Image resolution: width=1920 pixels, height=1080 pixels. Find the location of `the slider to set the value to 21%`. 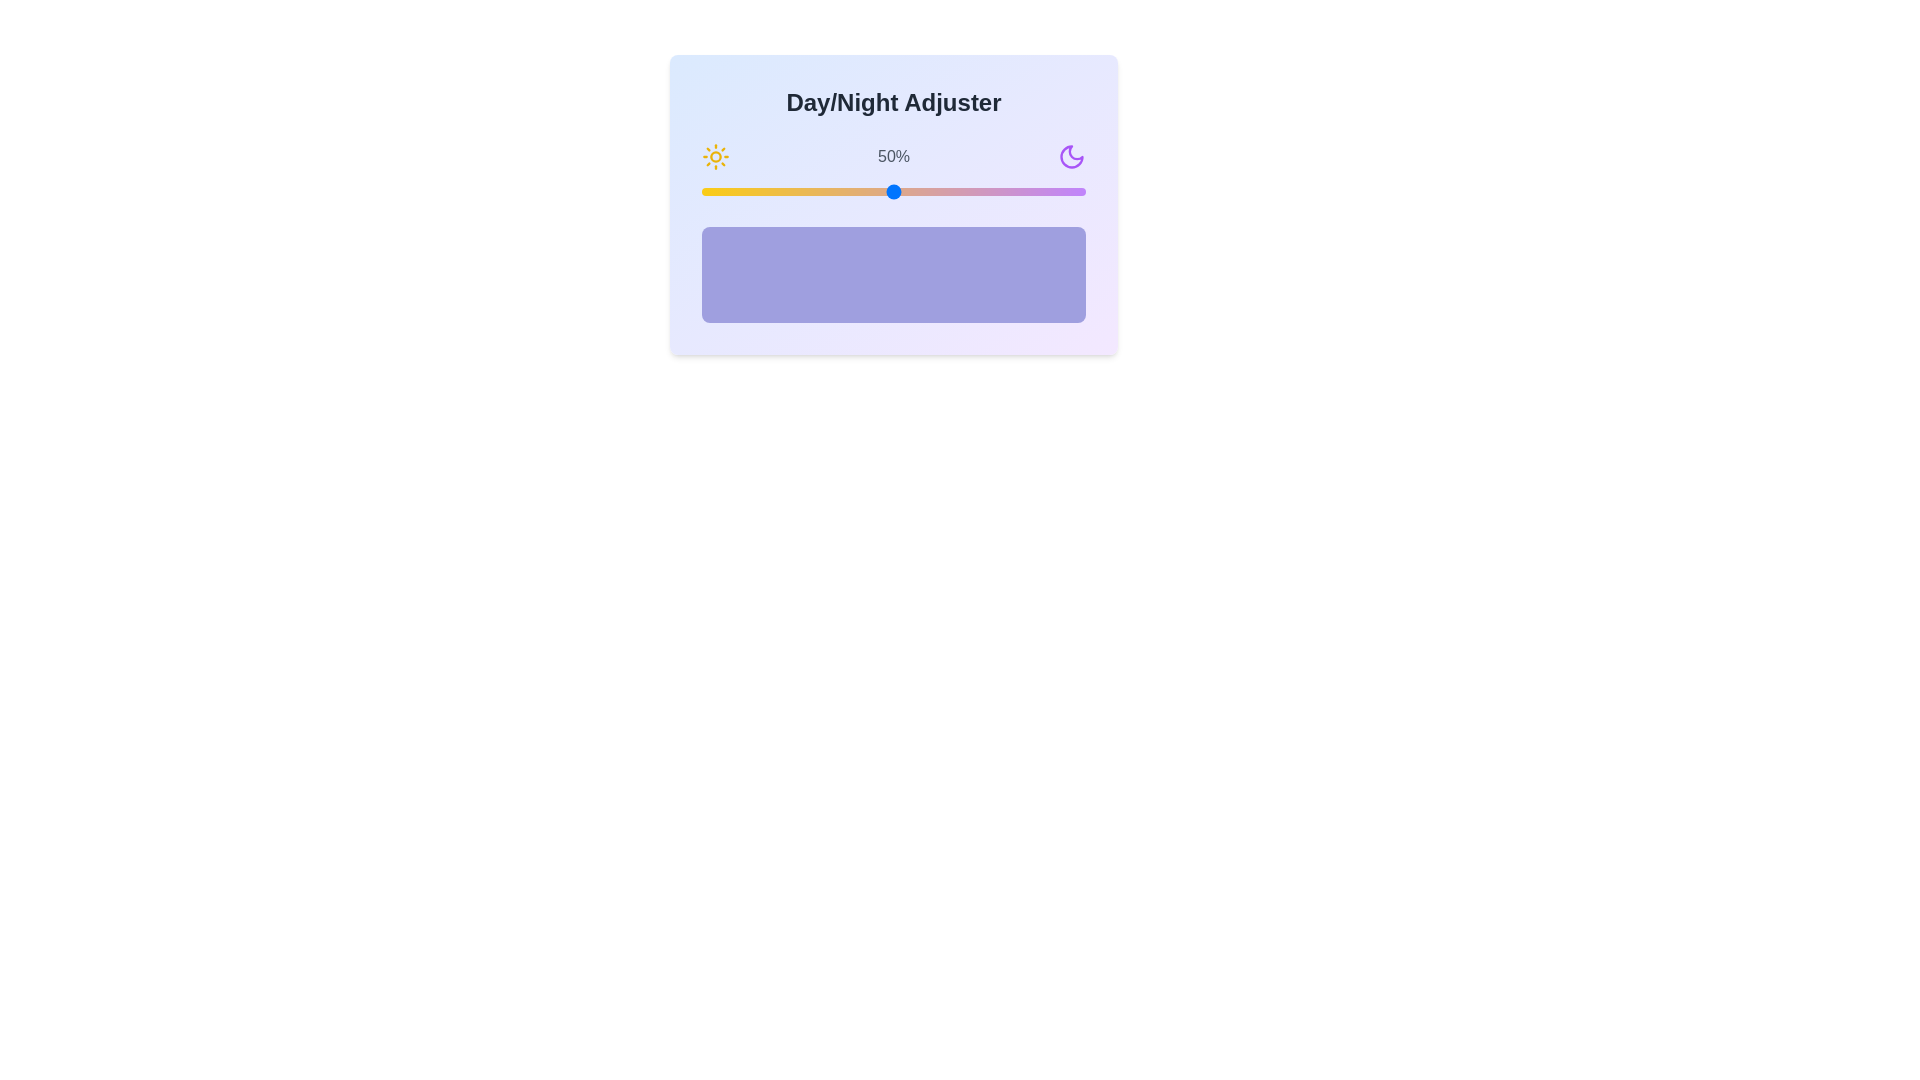

the slider to set the value to 21% is located at coordinates (781, 192).